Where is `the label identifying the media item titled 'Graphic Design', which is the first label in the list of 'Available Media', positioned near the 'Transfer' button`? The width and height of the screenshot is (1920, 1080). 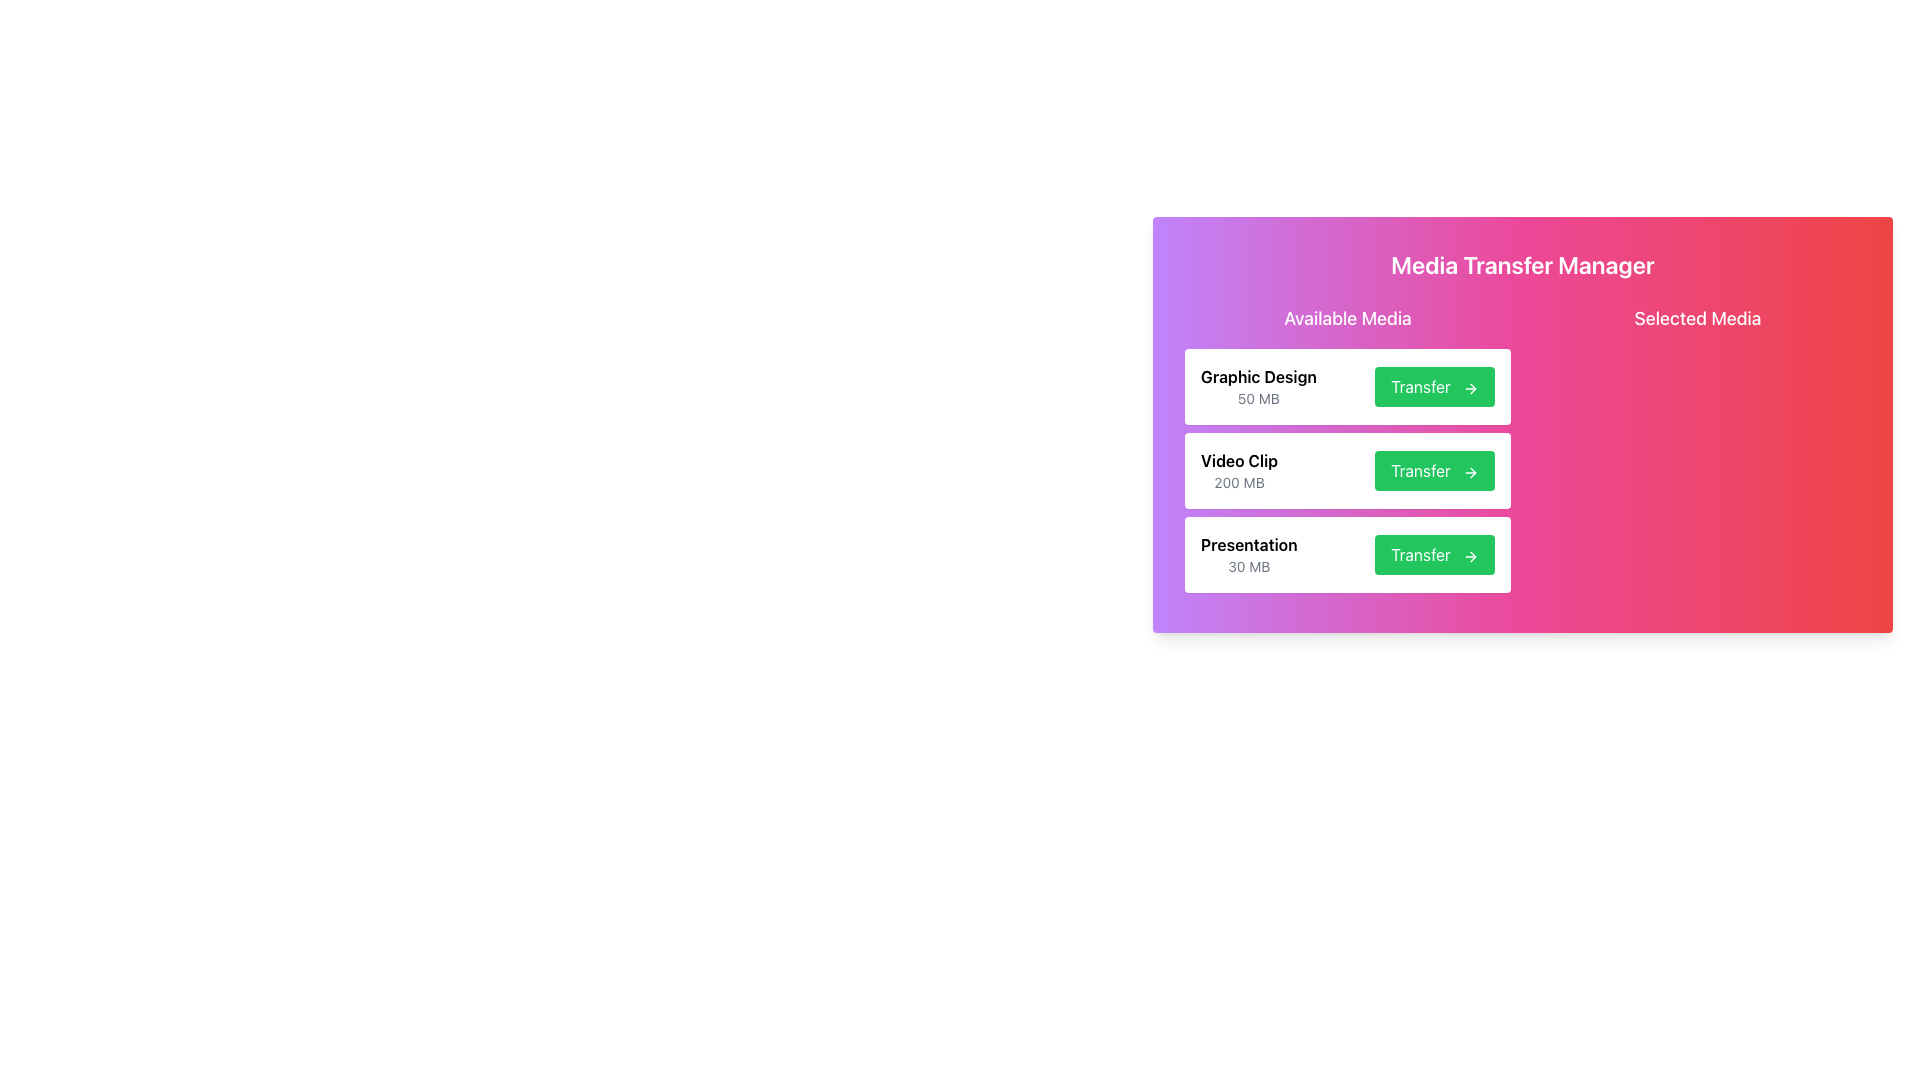 the label identifying the media item titled 'Graphic Design', which is the first label in the list of 'Available Media', positioned near the 'Transfer' button is located at coordinates (1257, 377).